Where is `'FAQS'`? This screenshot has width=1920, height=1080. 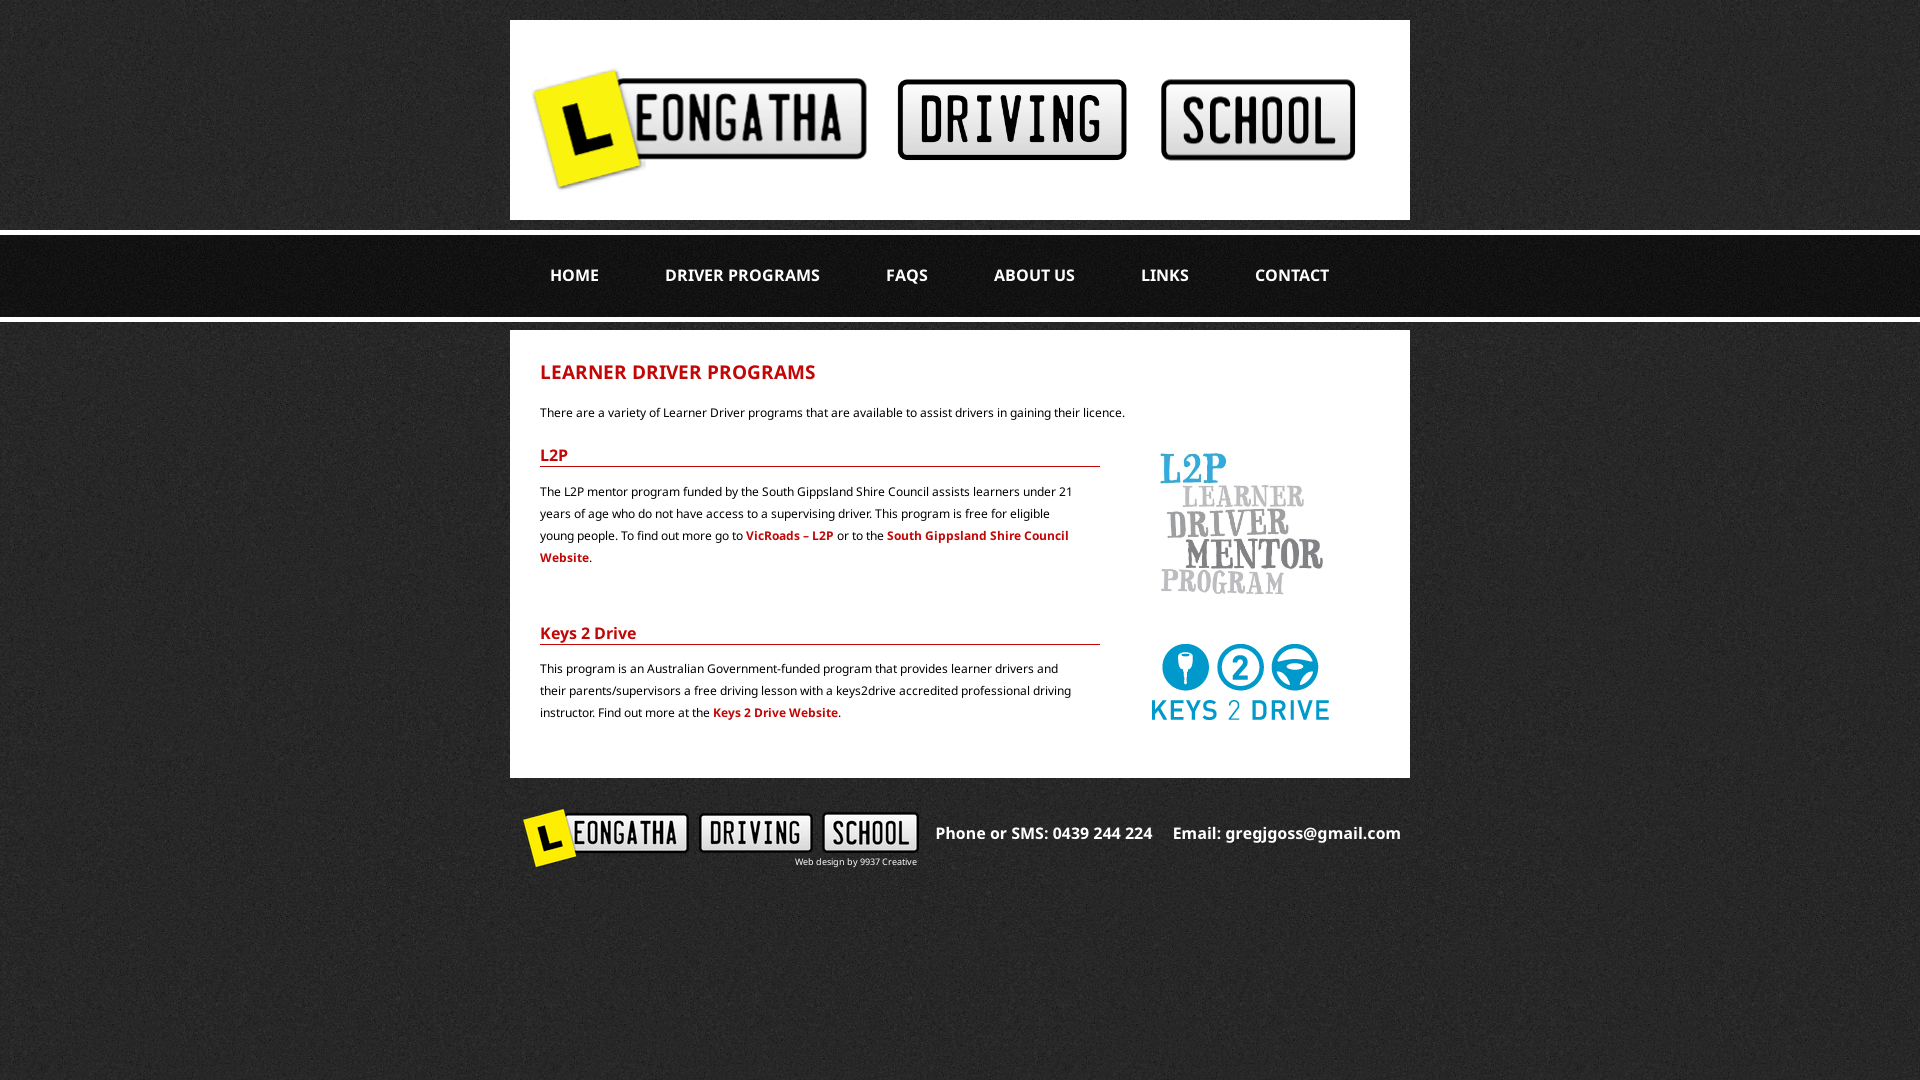 'FAQS' is located at coordinates (906, 274).